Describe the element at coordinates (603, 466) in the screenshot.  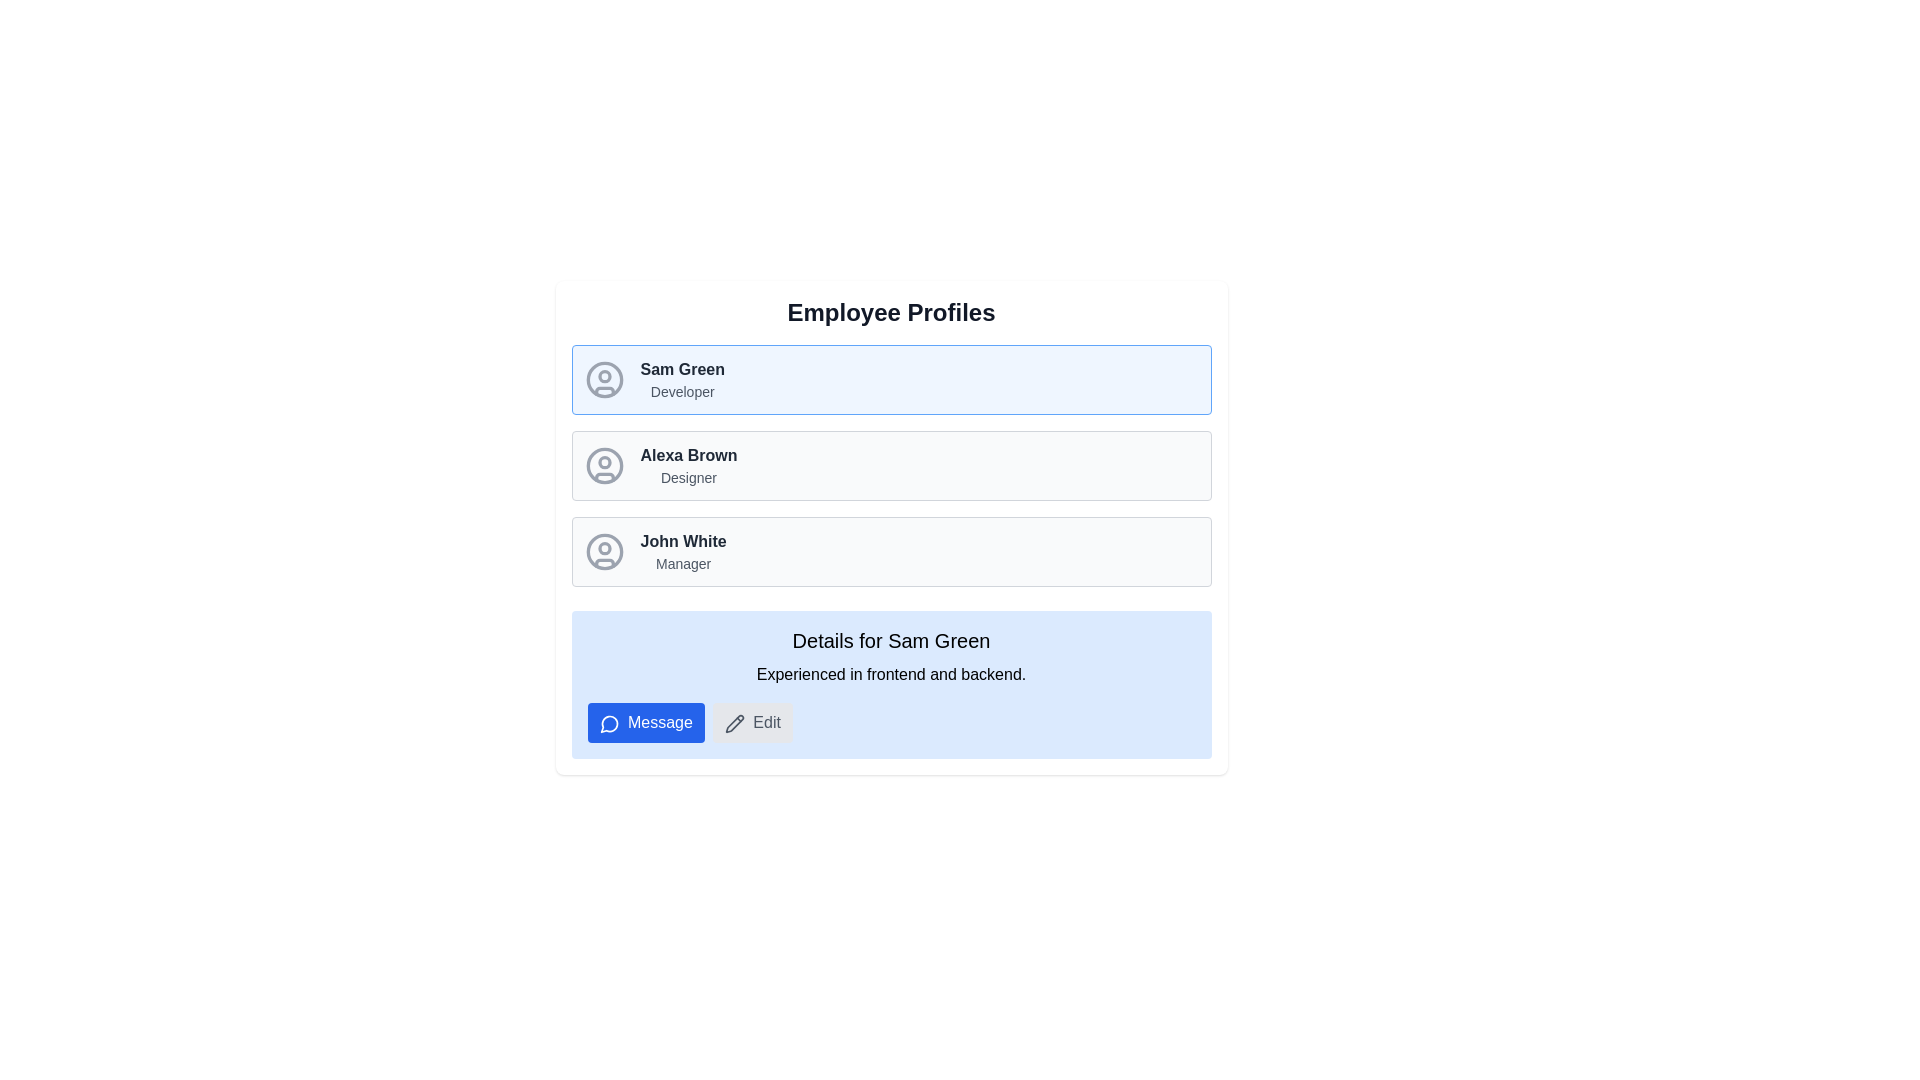
I see `the user profile icon, which is a gray SVG icon resembling a stylized user profile image, located to the left of the text 'Alexa Brown Designer' in the second row of employee profiles` at that location.